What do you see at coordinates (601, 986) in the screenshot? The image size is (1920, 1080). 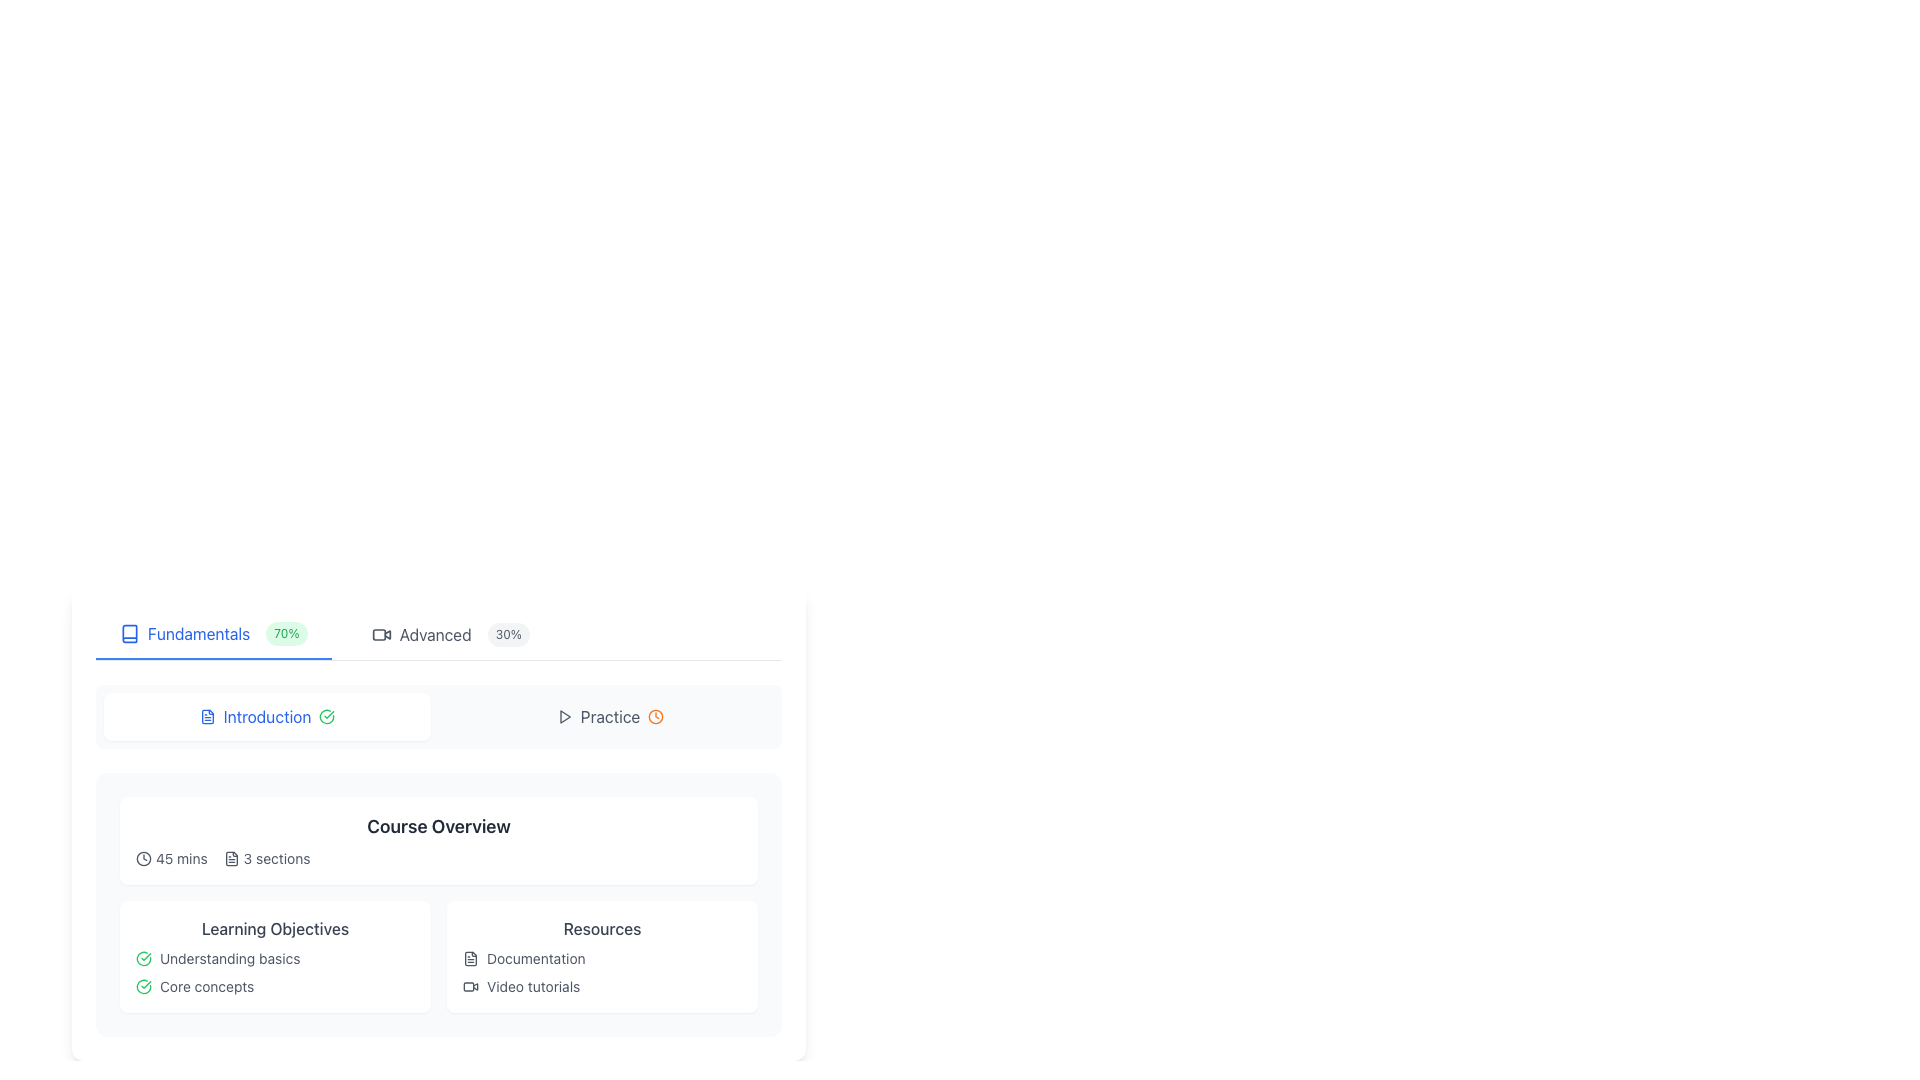 I see `the Text label representing a link to video tutorials, located` at bounding box center [601, 986].